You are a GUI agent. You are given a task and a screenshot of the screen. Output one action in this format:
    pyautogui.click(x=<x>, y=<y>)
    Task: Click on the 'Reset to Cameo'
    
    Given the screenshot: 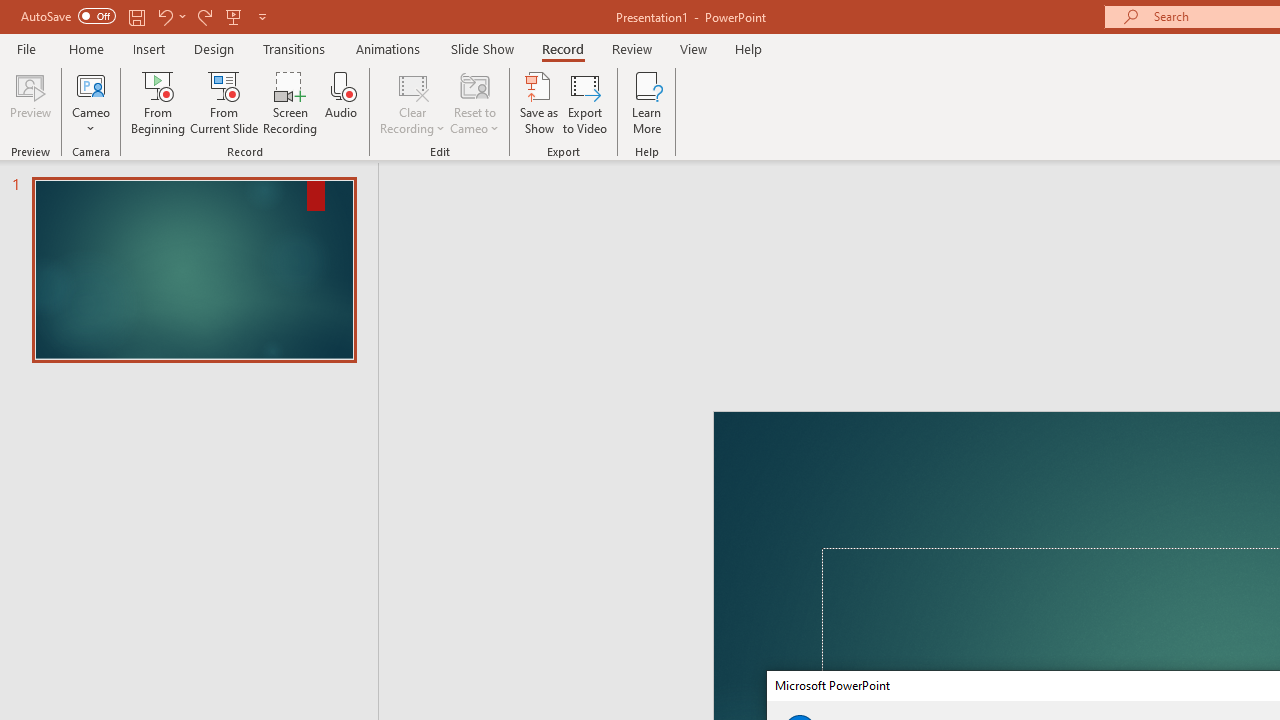 What is the action you would take?
    pyautogui.click(x=473, y=103)
    